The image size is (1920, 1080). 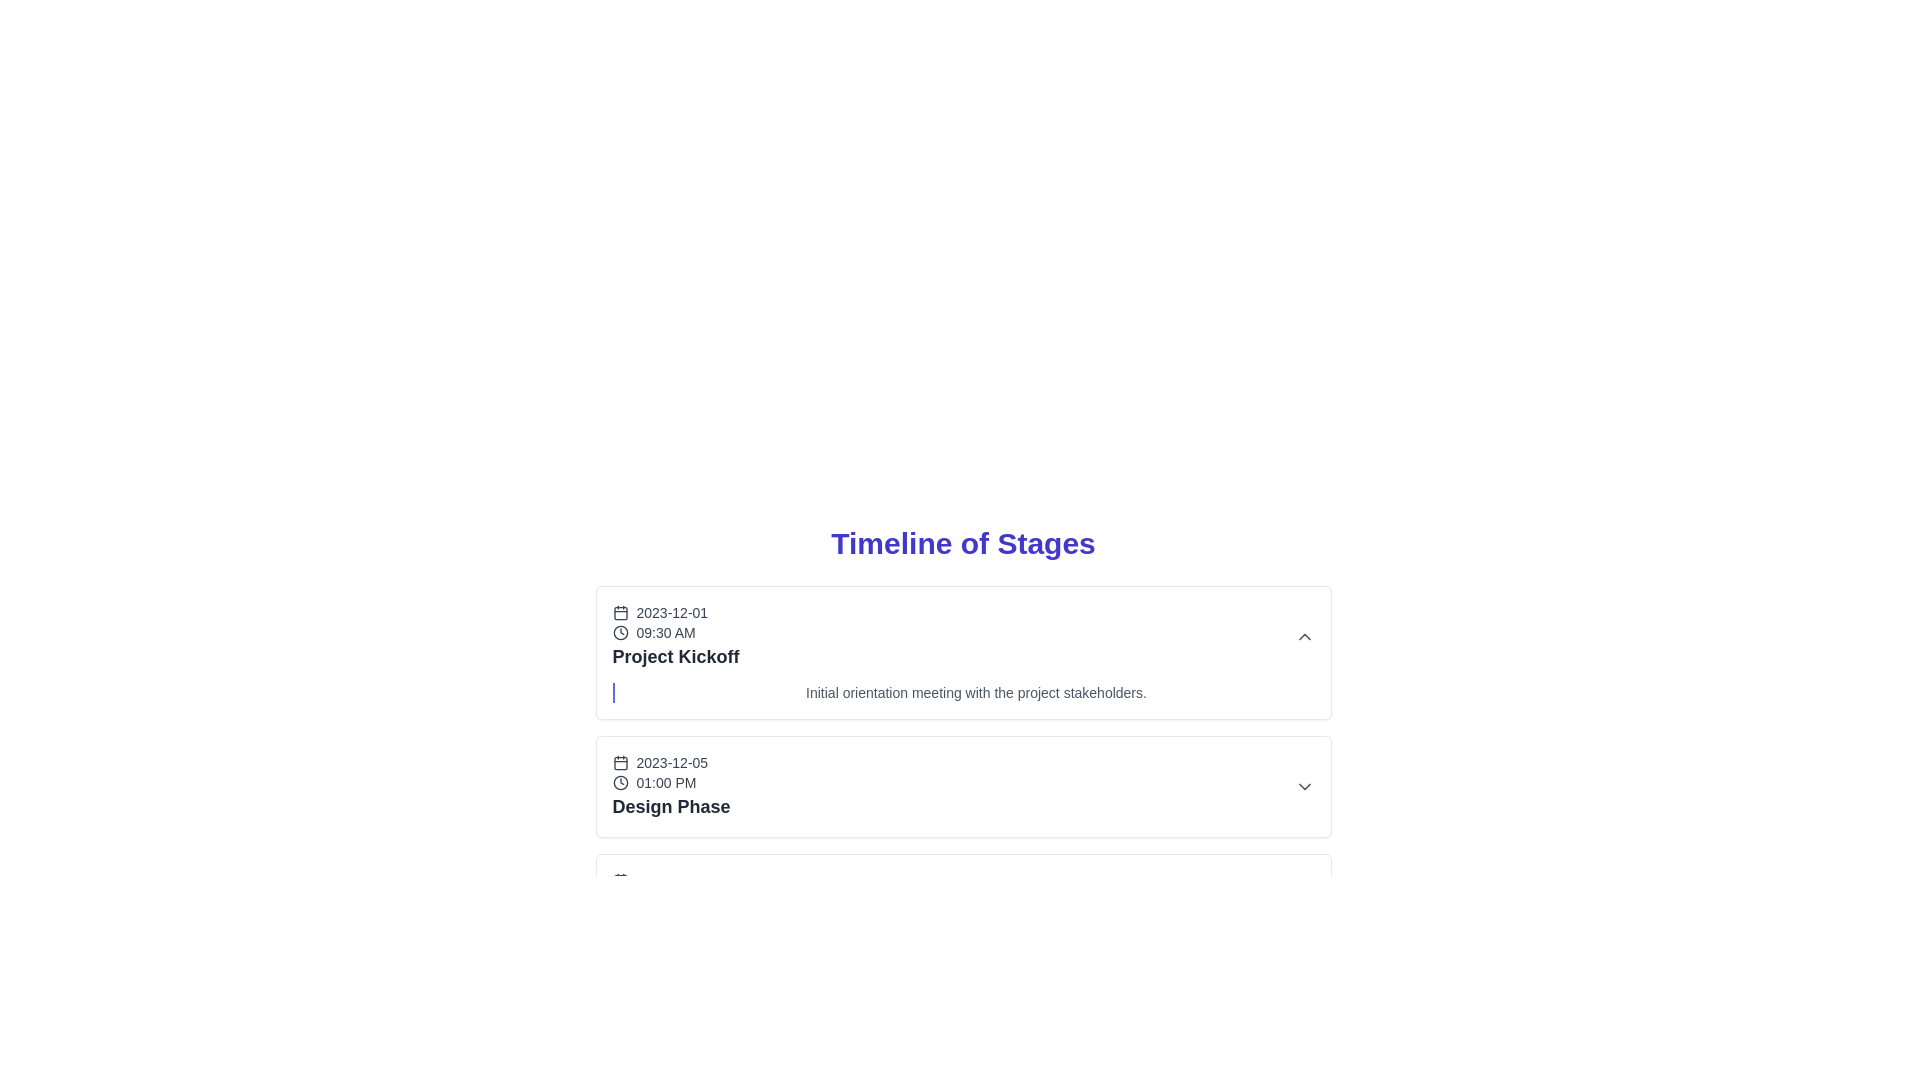 What do you see at coordinates (619, 632) in the screenshot?
I see `time indicator icon located to the left of the '09:30 AM' text in the event card for 'Project Kickoff'` at bounding box center [619, 632].